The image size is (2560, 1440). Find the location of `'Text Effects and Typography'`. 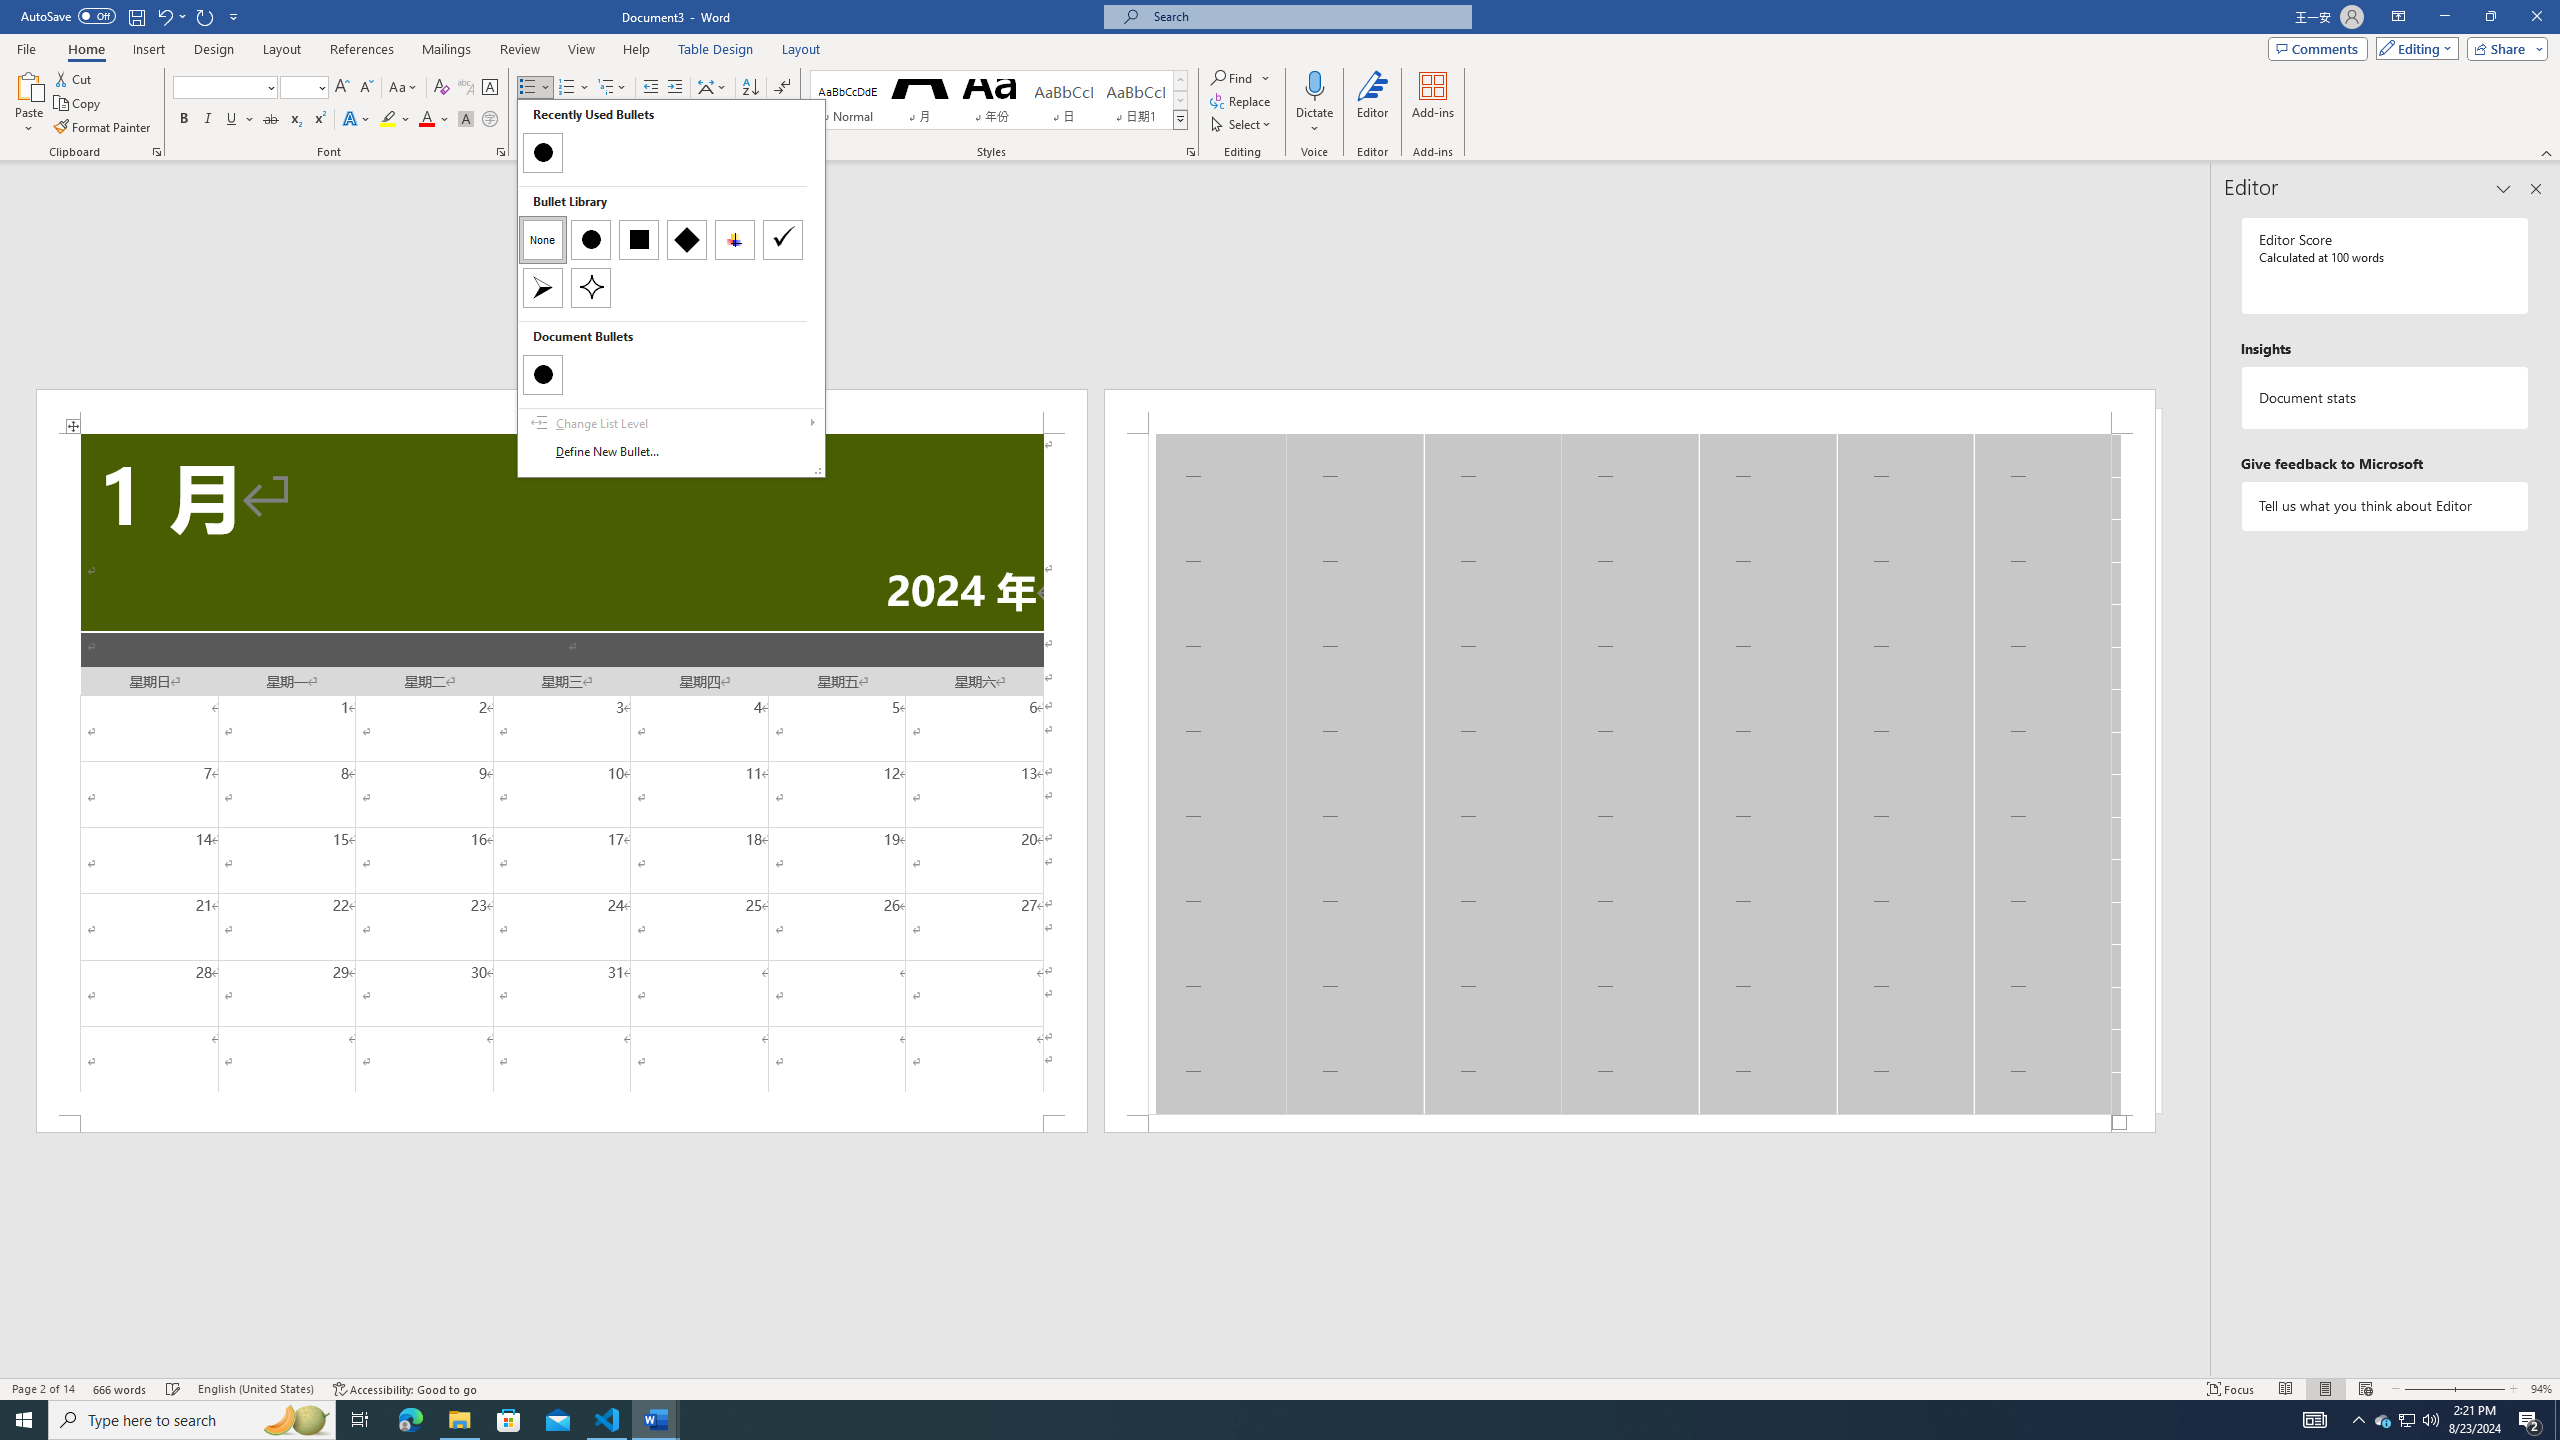

'Text Effects and Typography' is located at coordinates (354, 118).